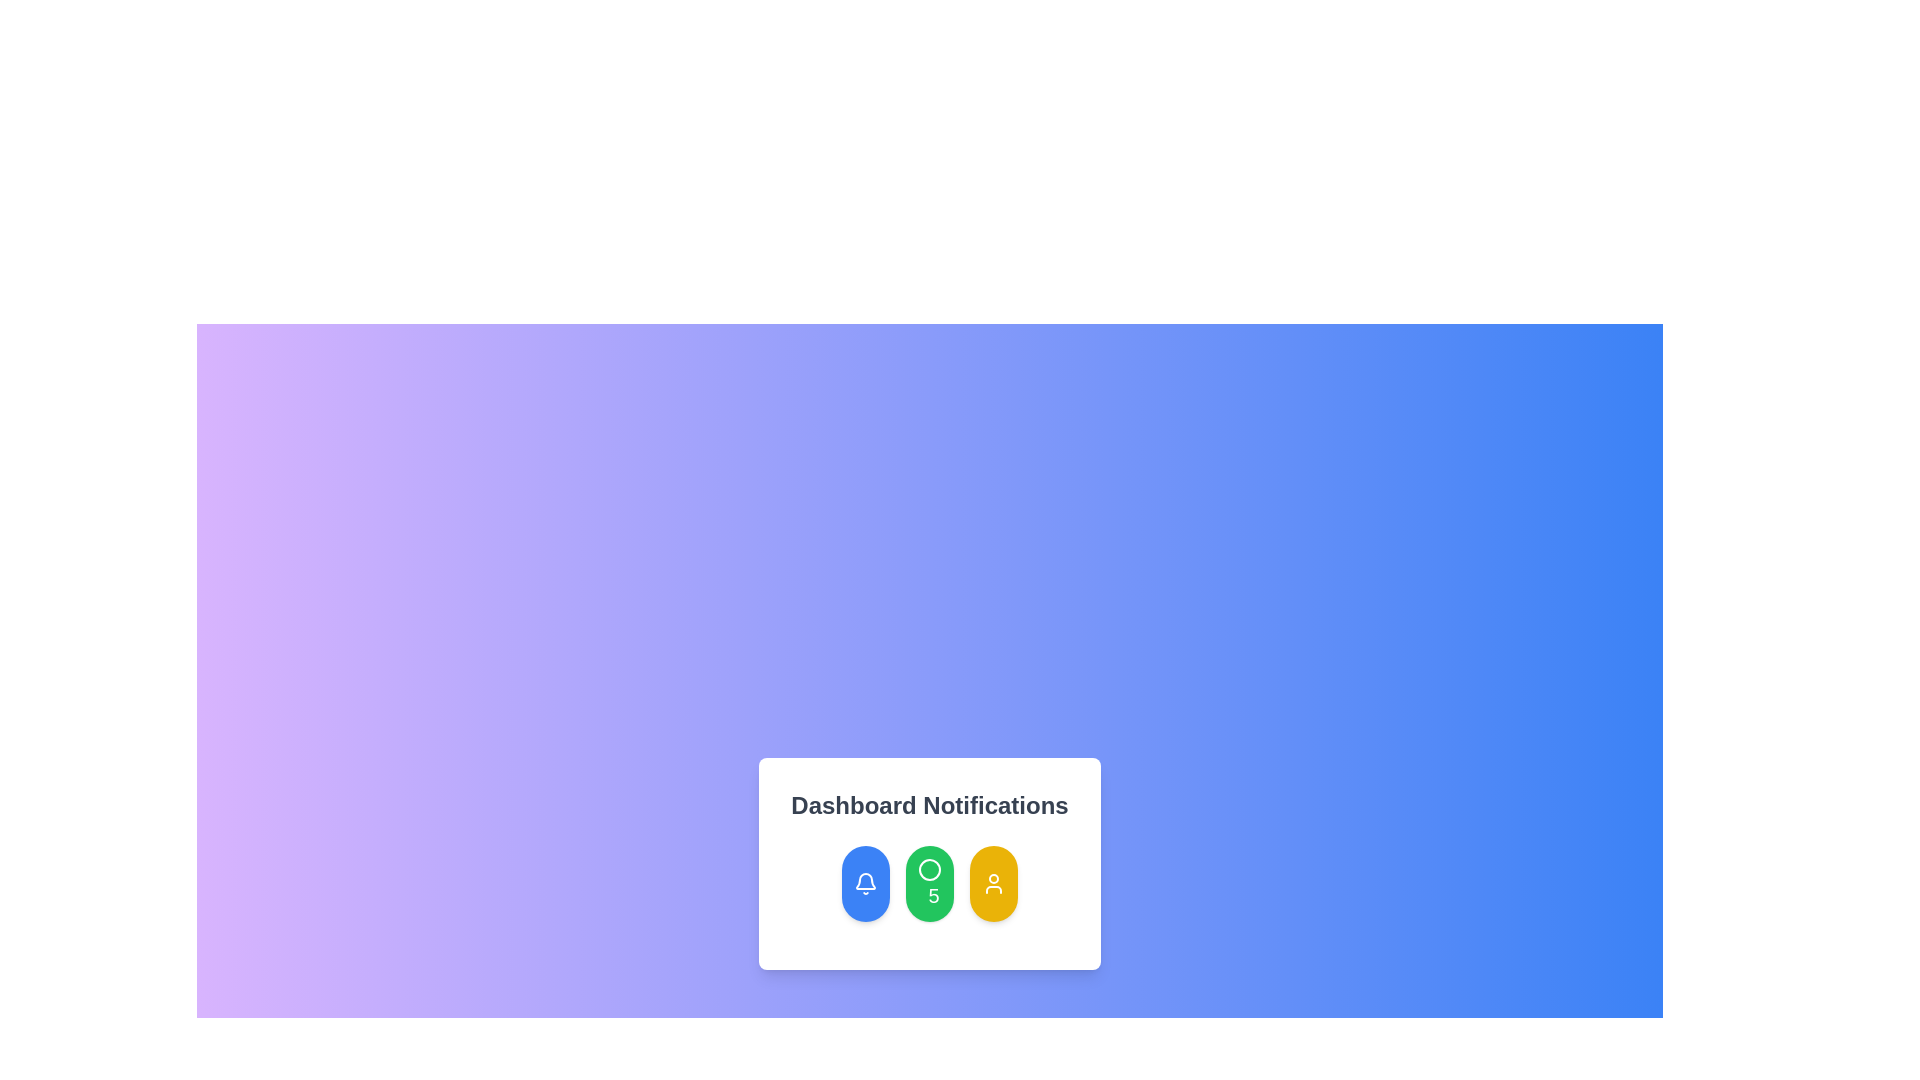 Image resolution: width=1920 pixels, height=1080 pixels. I want to click on the middle button in the horizontal row of three buttons under the text 'Dashboard Notifications', so click(929, 882).